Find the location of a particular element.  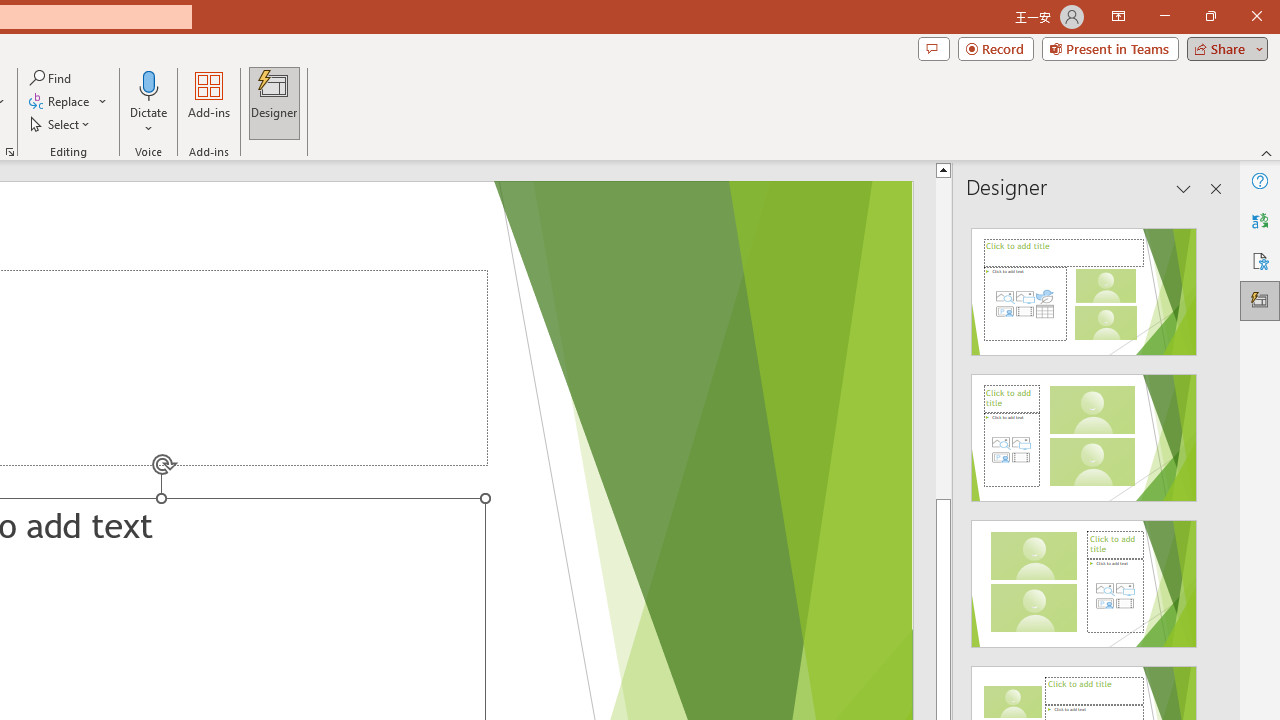

'Design Idea' is located at coordinates (1083, 577).